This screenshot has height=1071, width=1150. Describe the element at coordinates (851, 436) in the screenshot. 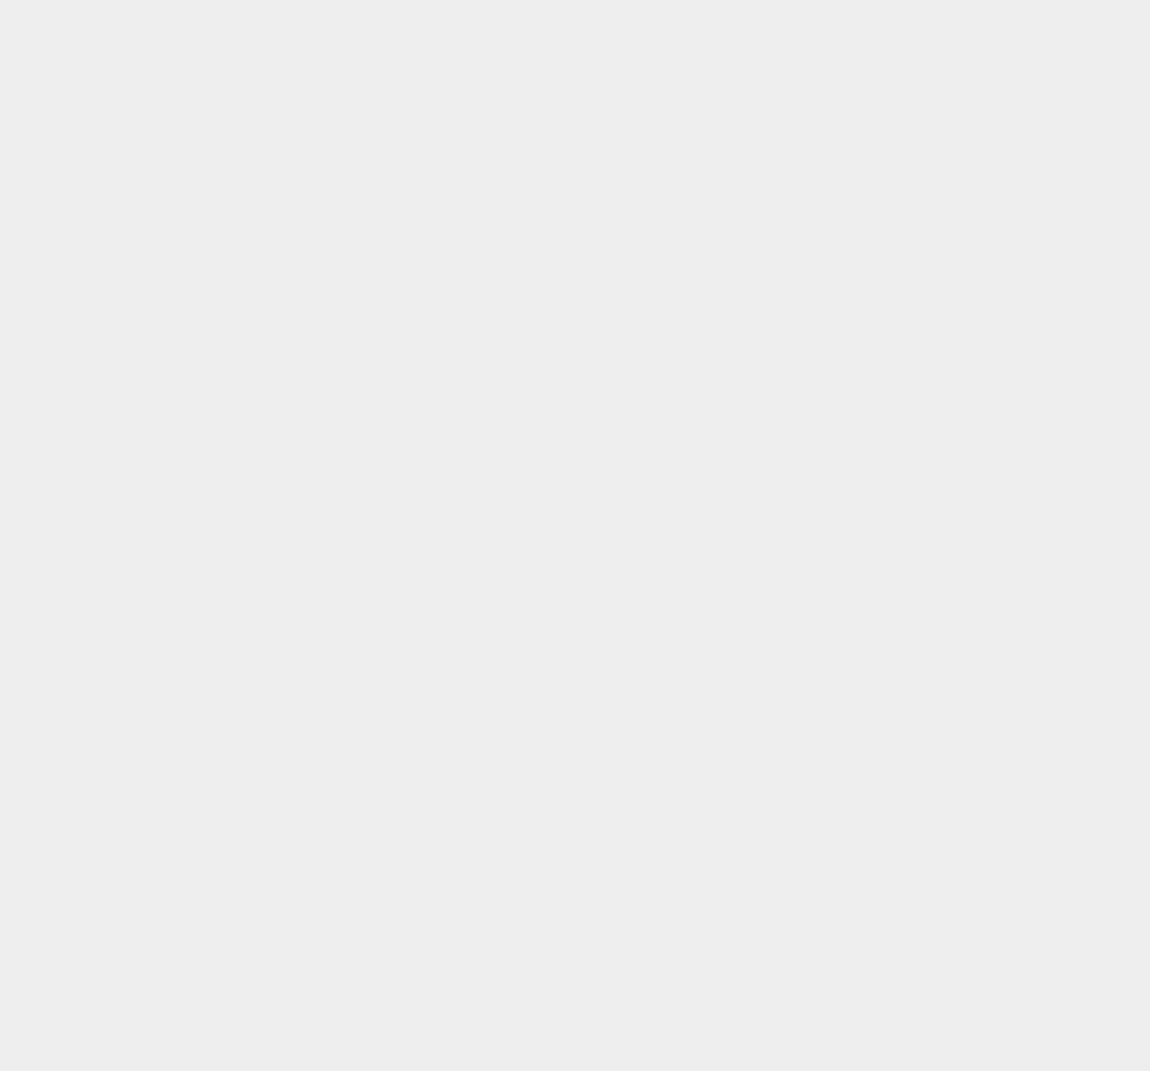

I see `'Rovio Mobile'` at that location.